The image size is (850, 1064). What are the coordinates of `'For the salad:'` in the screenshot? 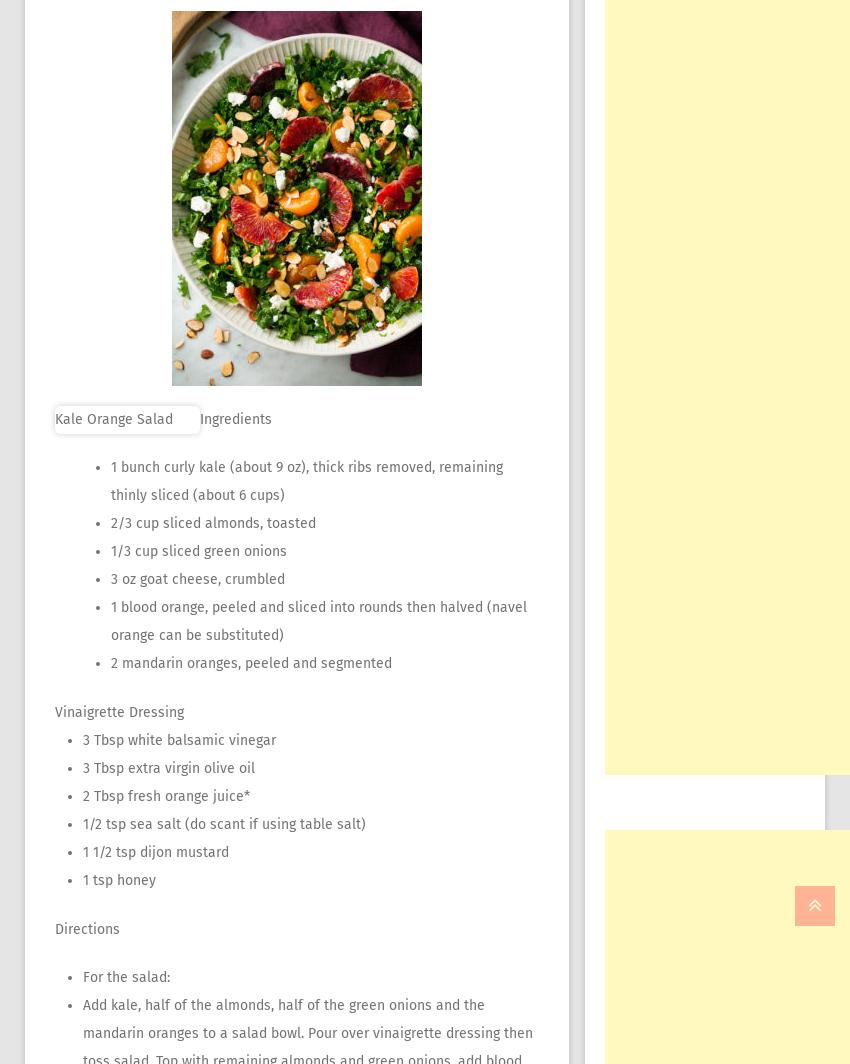 It's located at (125, 977).